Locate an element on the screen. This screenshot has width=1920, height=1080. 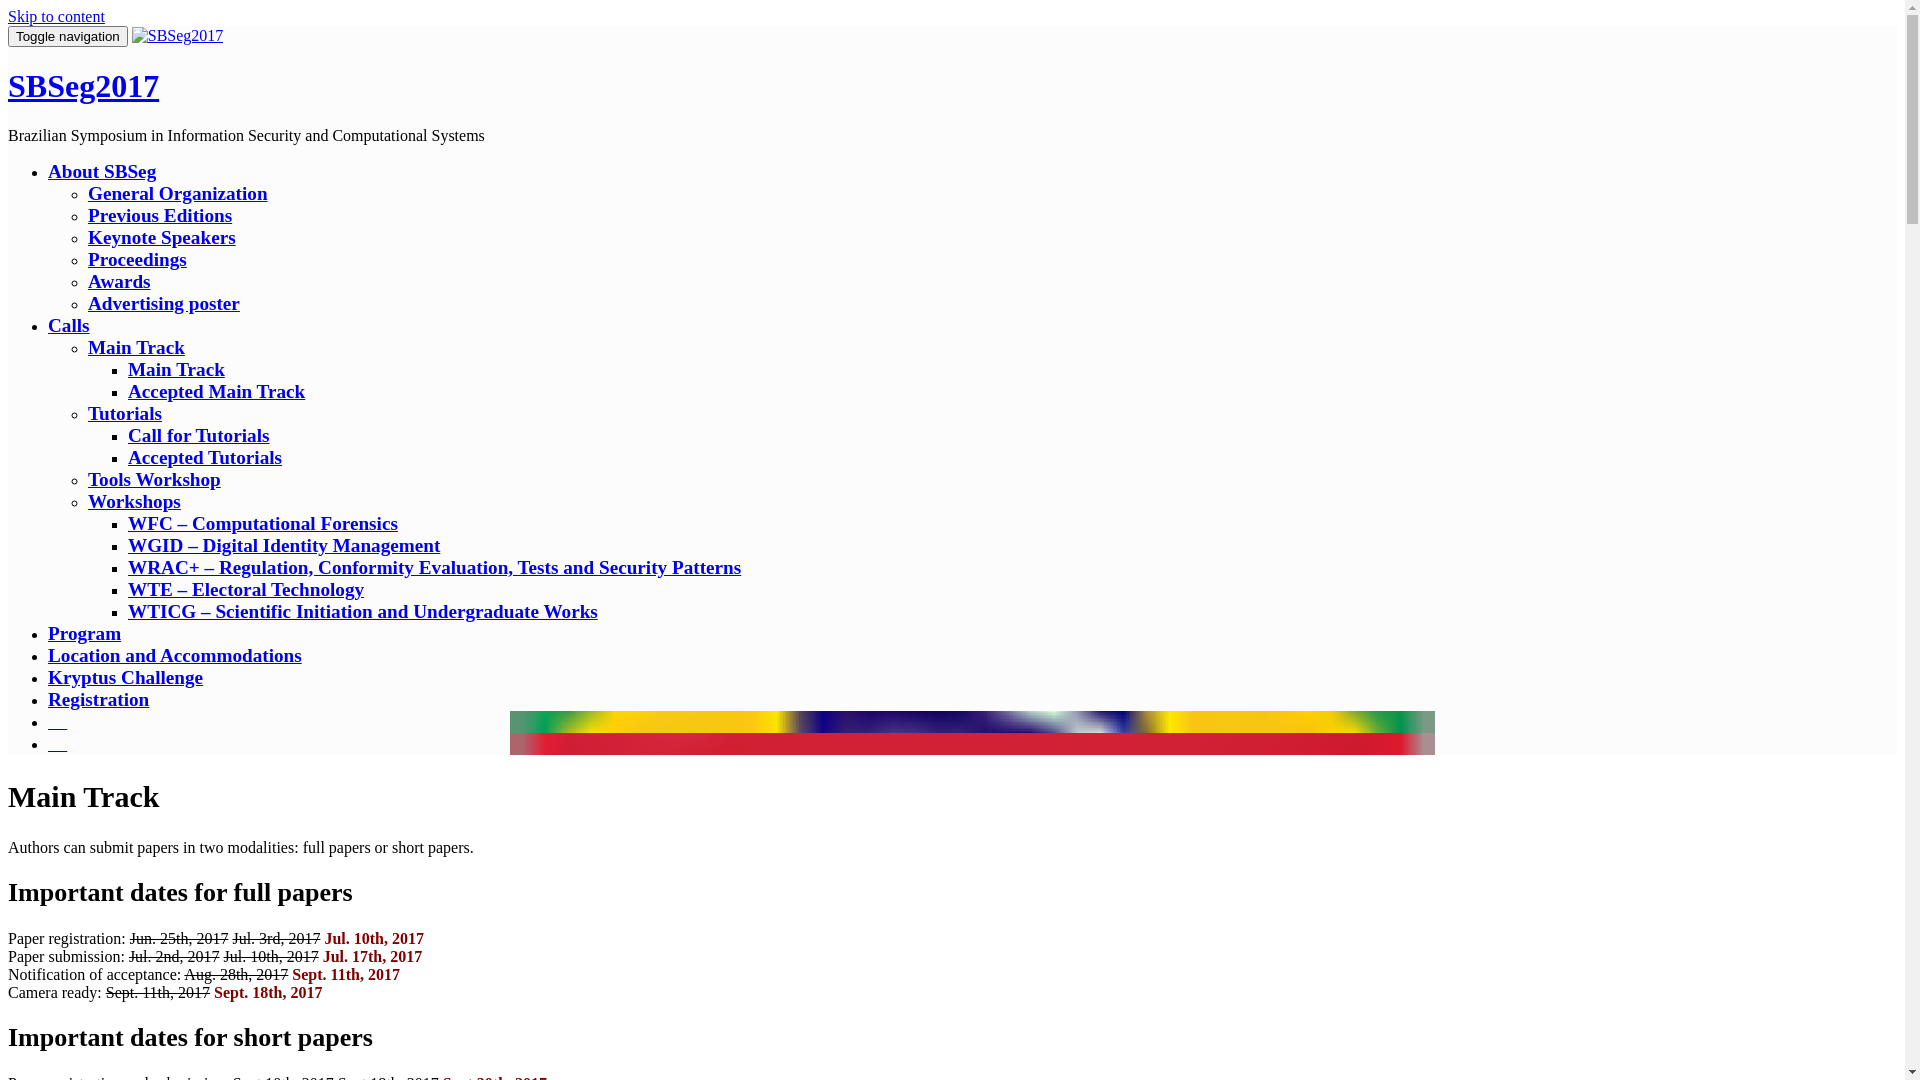
'Workshops' is located at coordinates (133, 500).